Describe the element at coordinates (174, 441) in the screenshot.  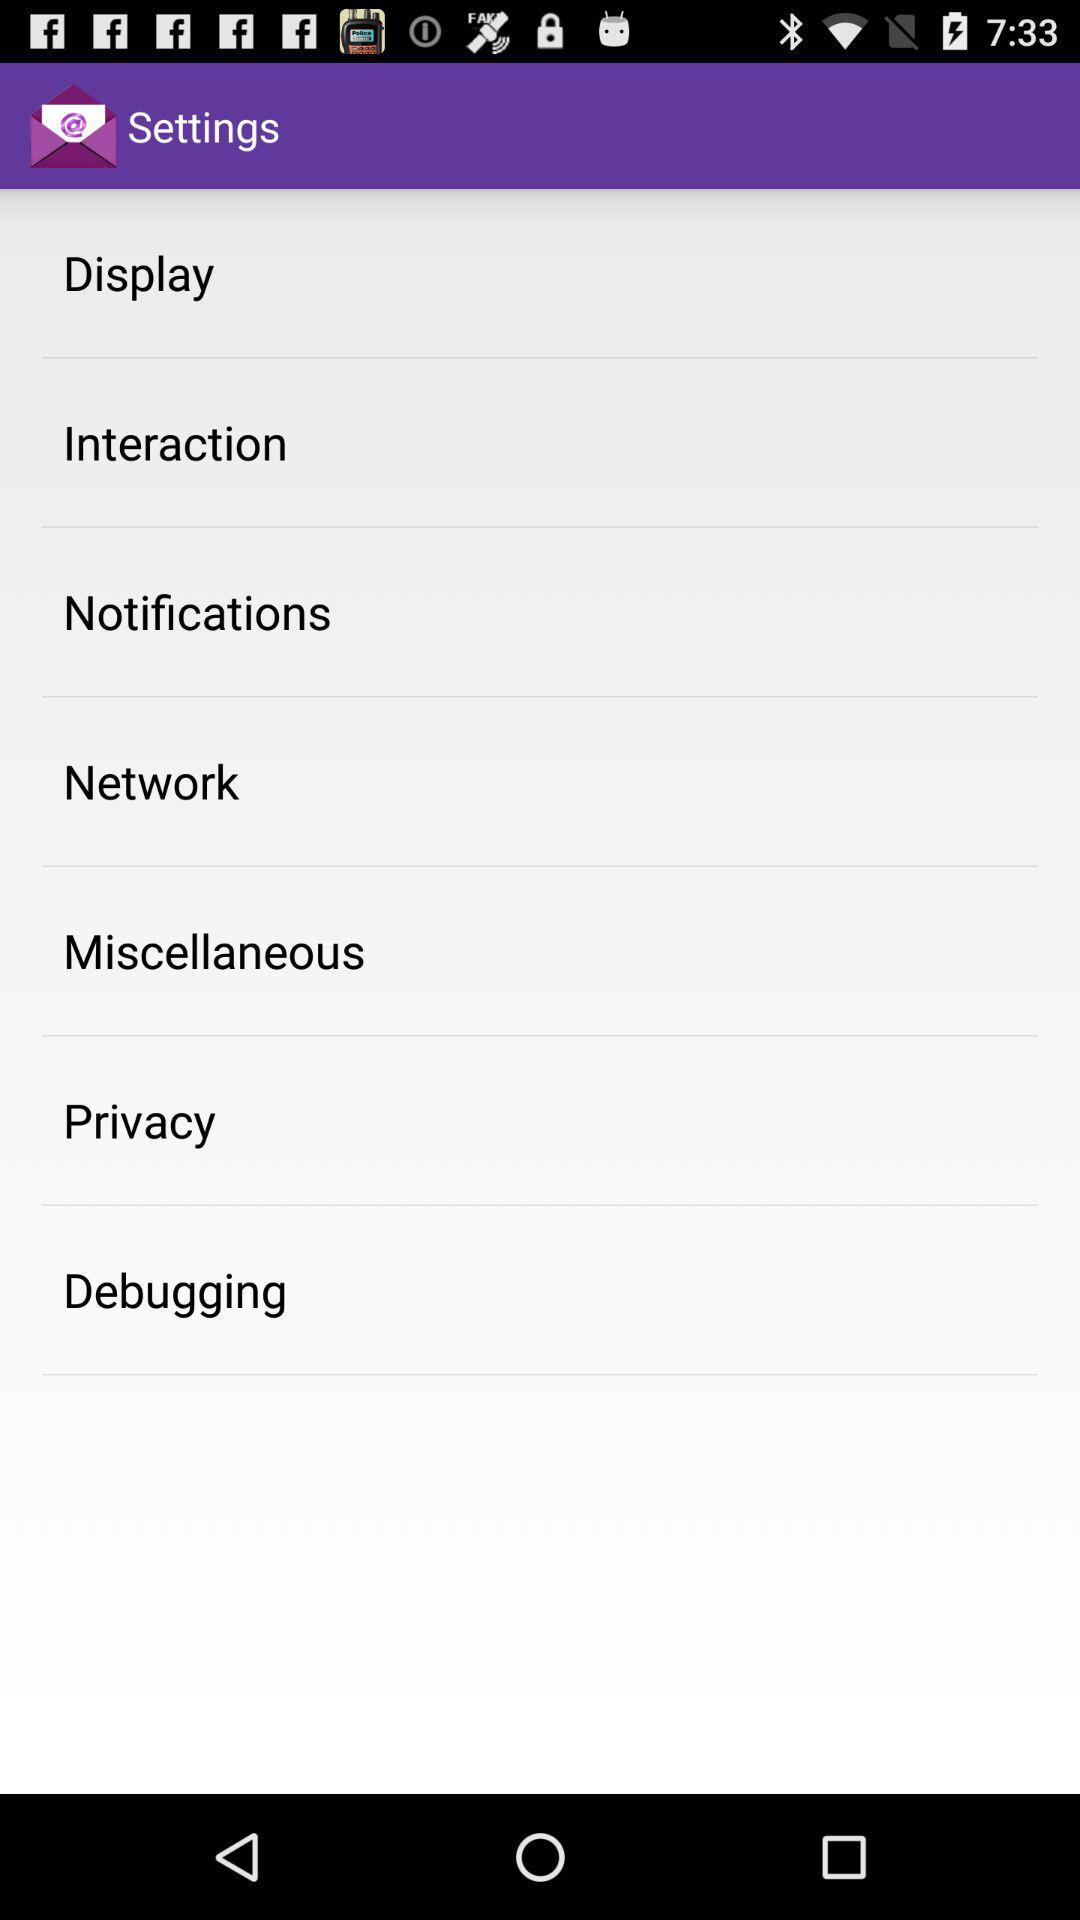
I see `the interaction item` at that location.